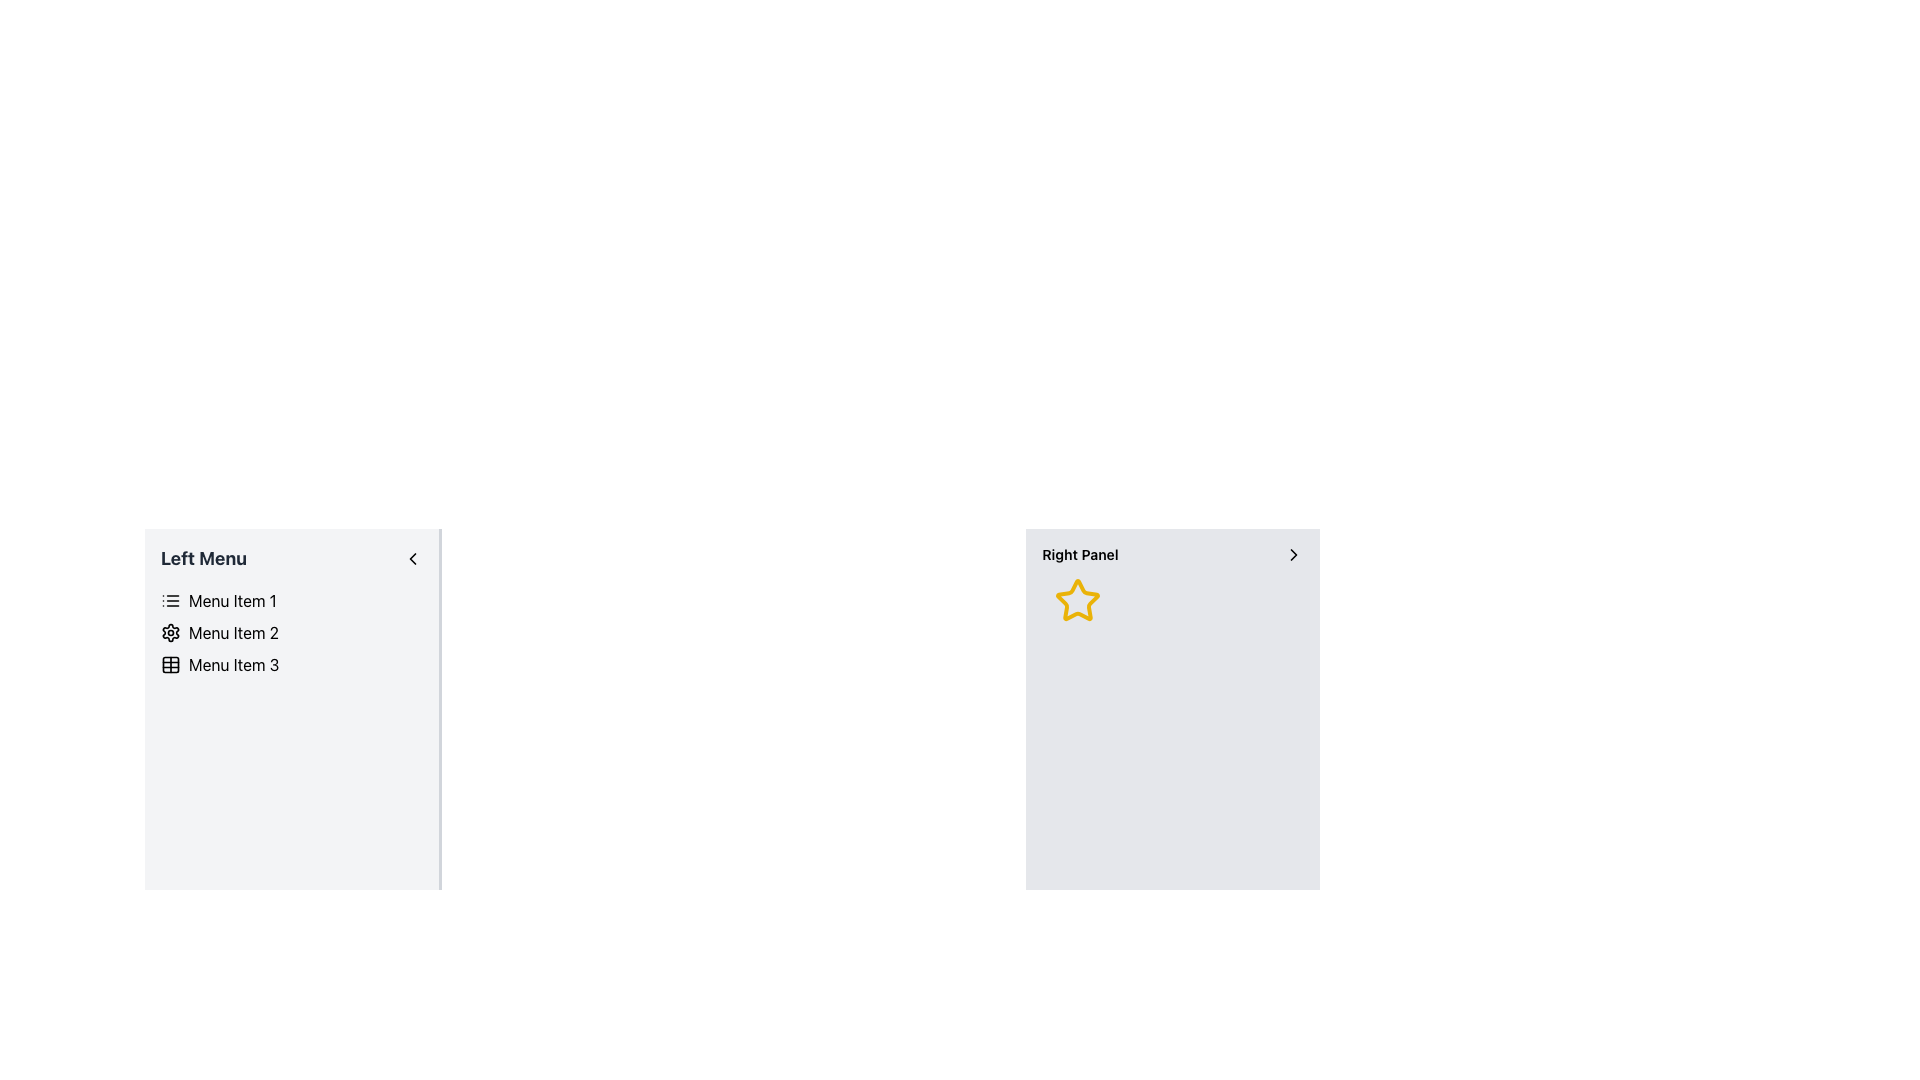 The height and width of the screenshot is (1080, 1920). I want to click on the list icon located in the left sidebar menu, so click(171, 600).